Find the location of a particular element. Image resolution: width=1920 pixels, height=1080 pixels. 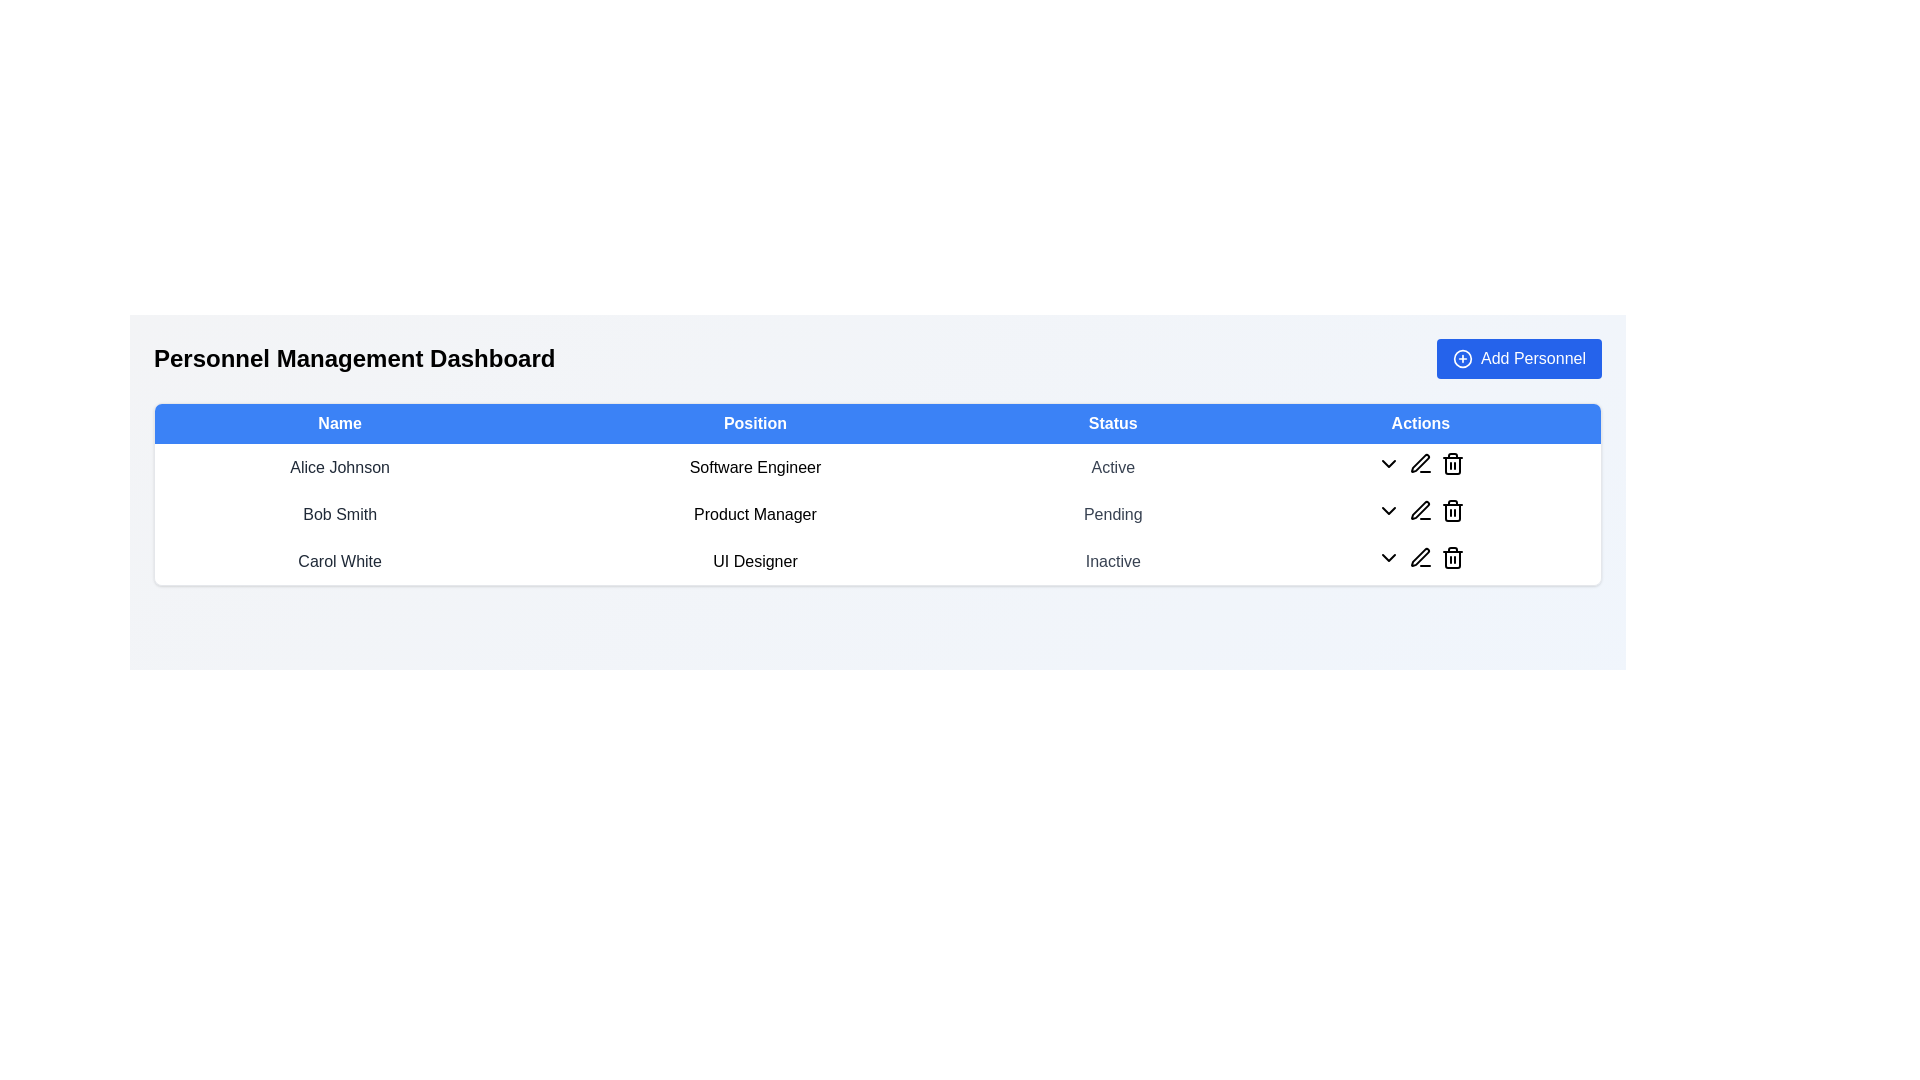

the 'Status' text label, which is displayed in white within a blue header bar and is centrally located at the top of the data table is located at coordinates (1112, 423).